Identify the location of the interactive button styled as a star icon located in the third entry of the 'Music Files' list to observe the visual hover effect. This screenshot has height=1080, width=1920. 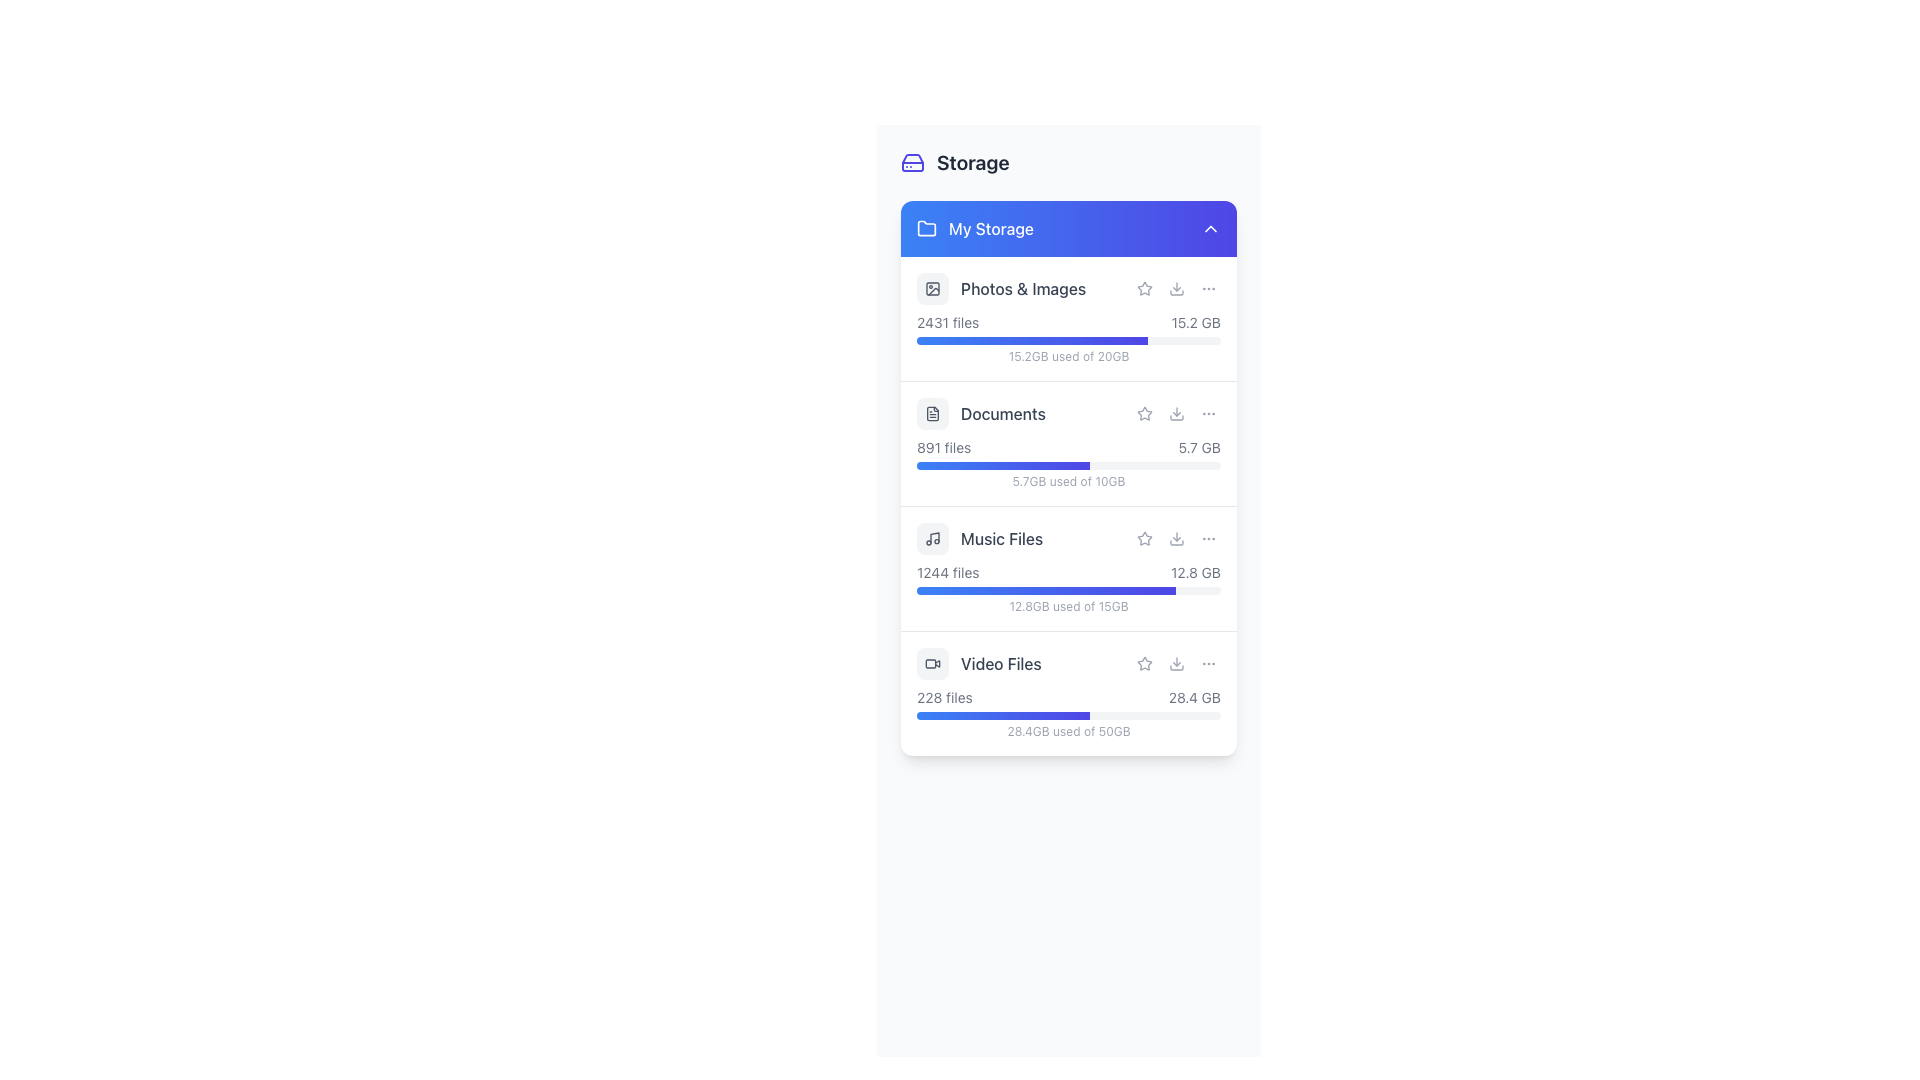
(1145, 538).